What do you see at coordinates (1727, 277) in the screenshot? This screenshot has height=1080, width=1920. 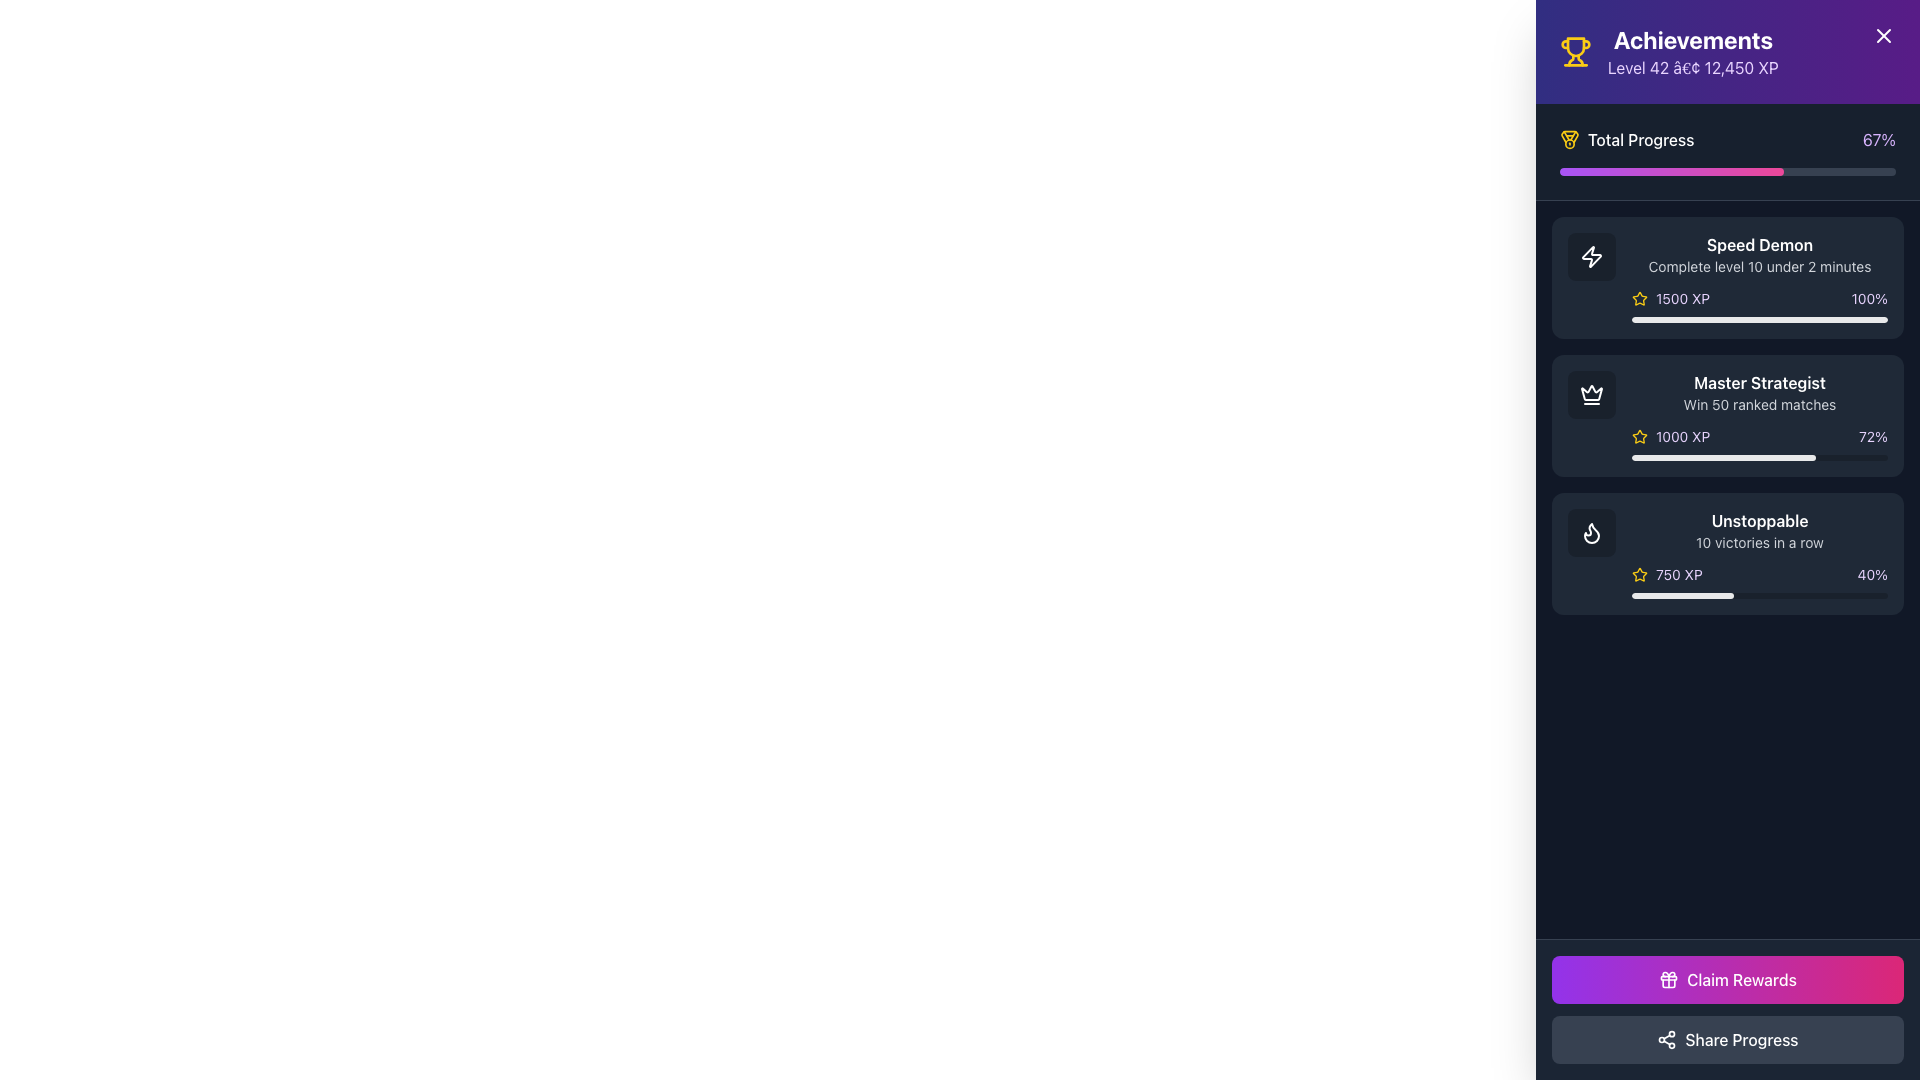 I see `the 'Speed Demon' achievement card located at the top of the vertical list in the 'Achievements' sidebar, positioned directly under the 'Total Progress' section` at bounding box center [1727, 277].